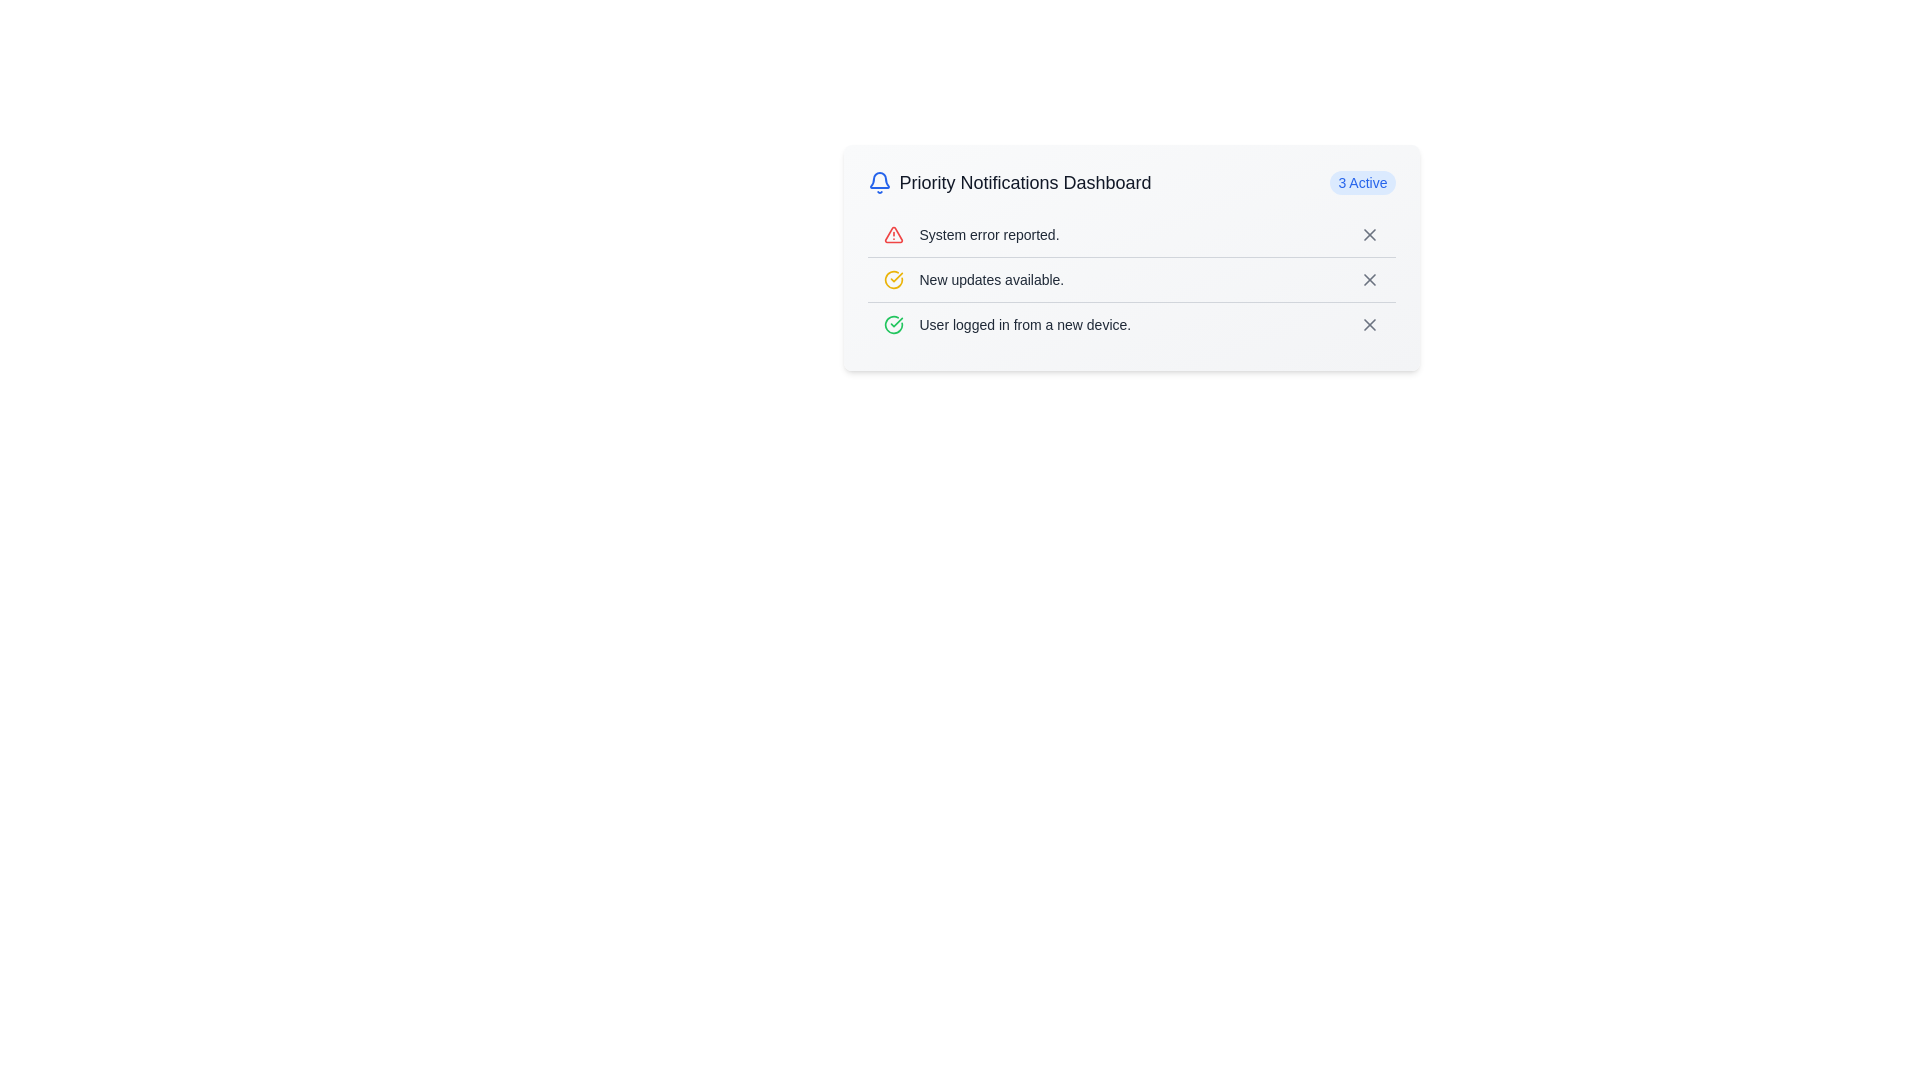 This screenshot has height=1080, width=1920. I want to click on the close icon (grey 'X') in the notification stating 'User logged in from a new device' to change its color to red, indicating interactivity, so click(1368, 323).